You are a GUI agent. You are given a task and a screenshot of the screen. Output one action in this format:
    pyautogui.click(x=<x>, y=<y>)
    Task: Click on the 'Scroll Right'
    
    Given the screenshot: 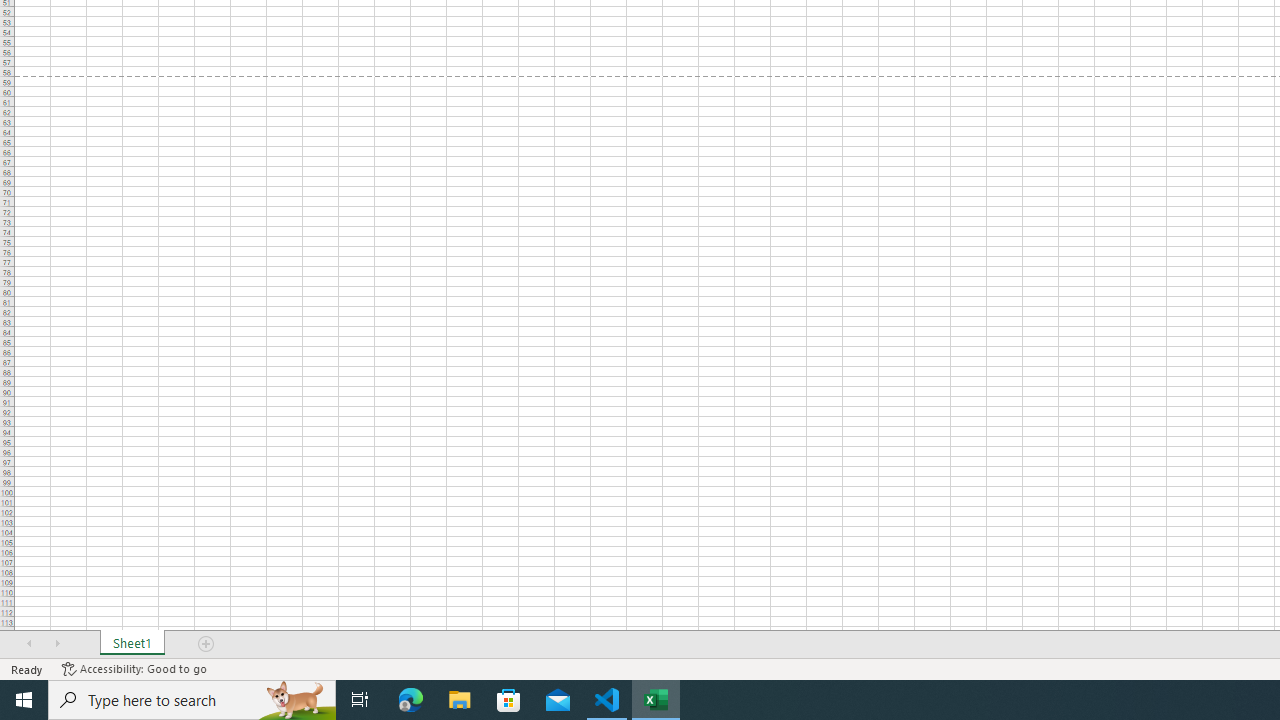 What is the action you would take?
    pyautogui.click(x=57, y=644)
    